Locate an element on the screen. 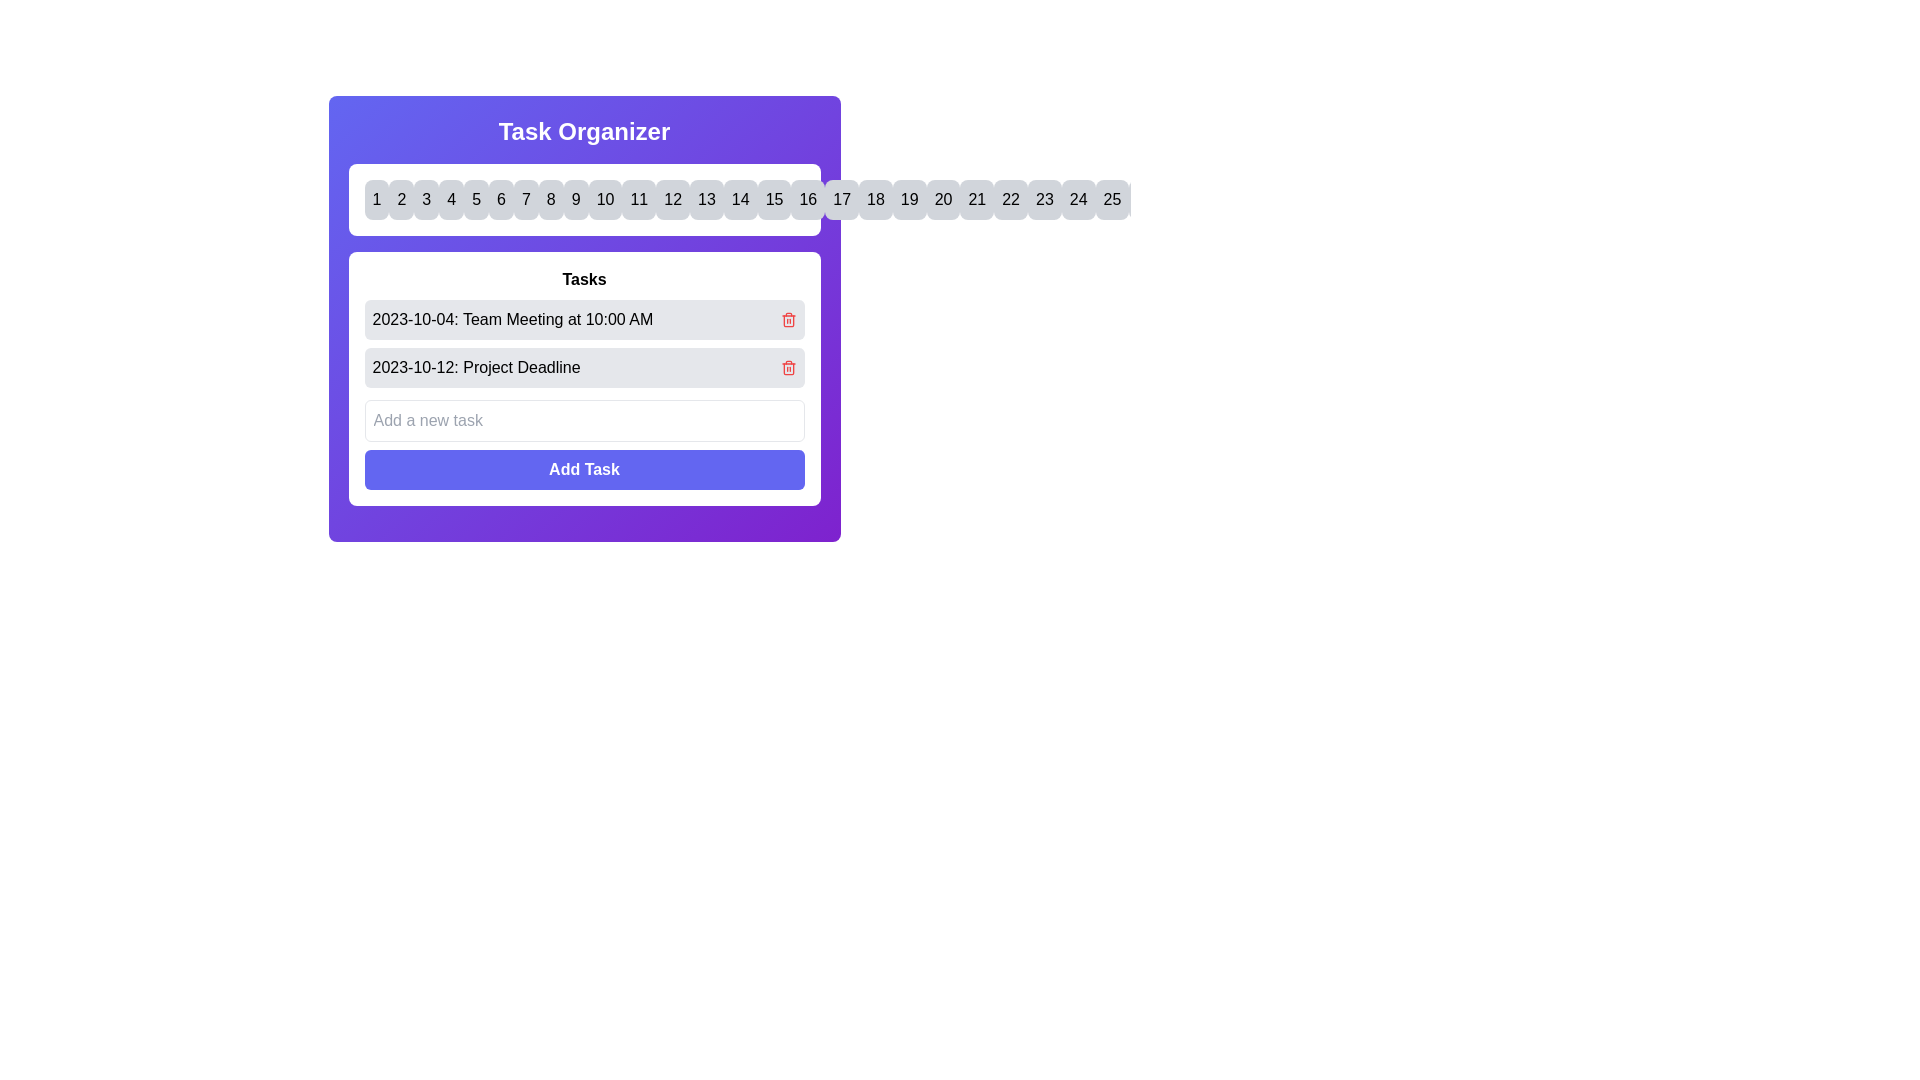 This screenshot has height=1080, width=1920. the button labeled '8' located at the top-center region of the interface is located at coordinates (551, 200).